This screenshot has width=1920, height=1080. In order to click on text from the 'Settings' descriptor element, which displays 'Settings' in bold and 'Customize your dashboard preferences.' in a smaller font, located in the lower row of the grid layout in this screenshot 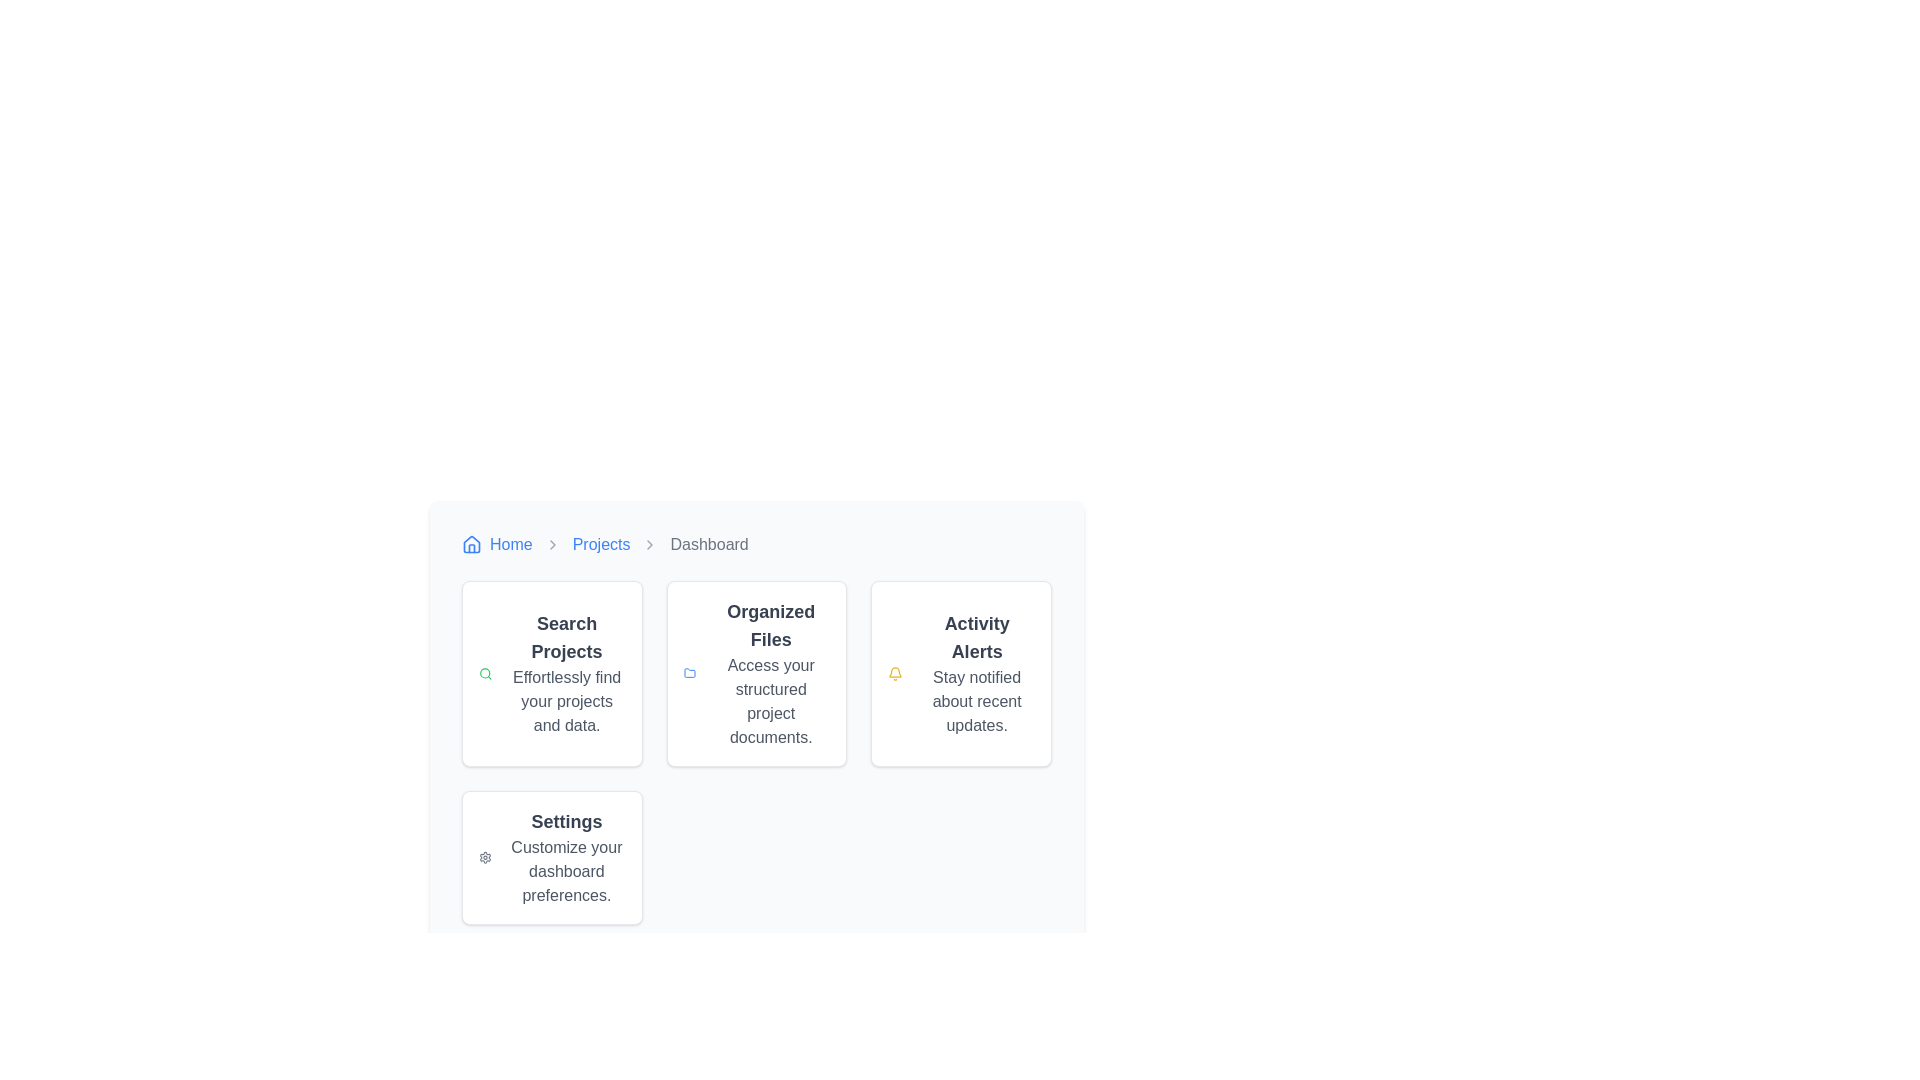, I will do `click(565, 856)`.